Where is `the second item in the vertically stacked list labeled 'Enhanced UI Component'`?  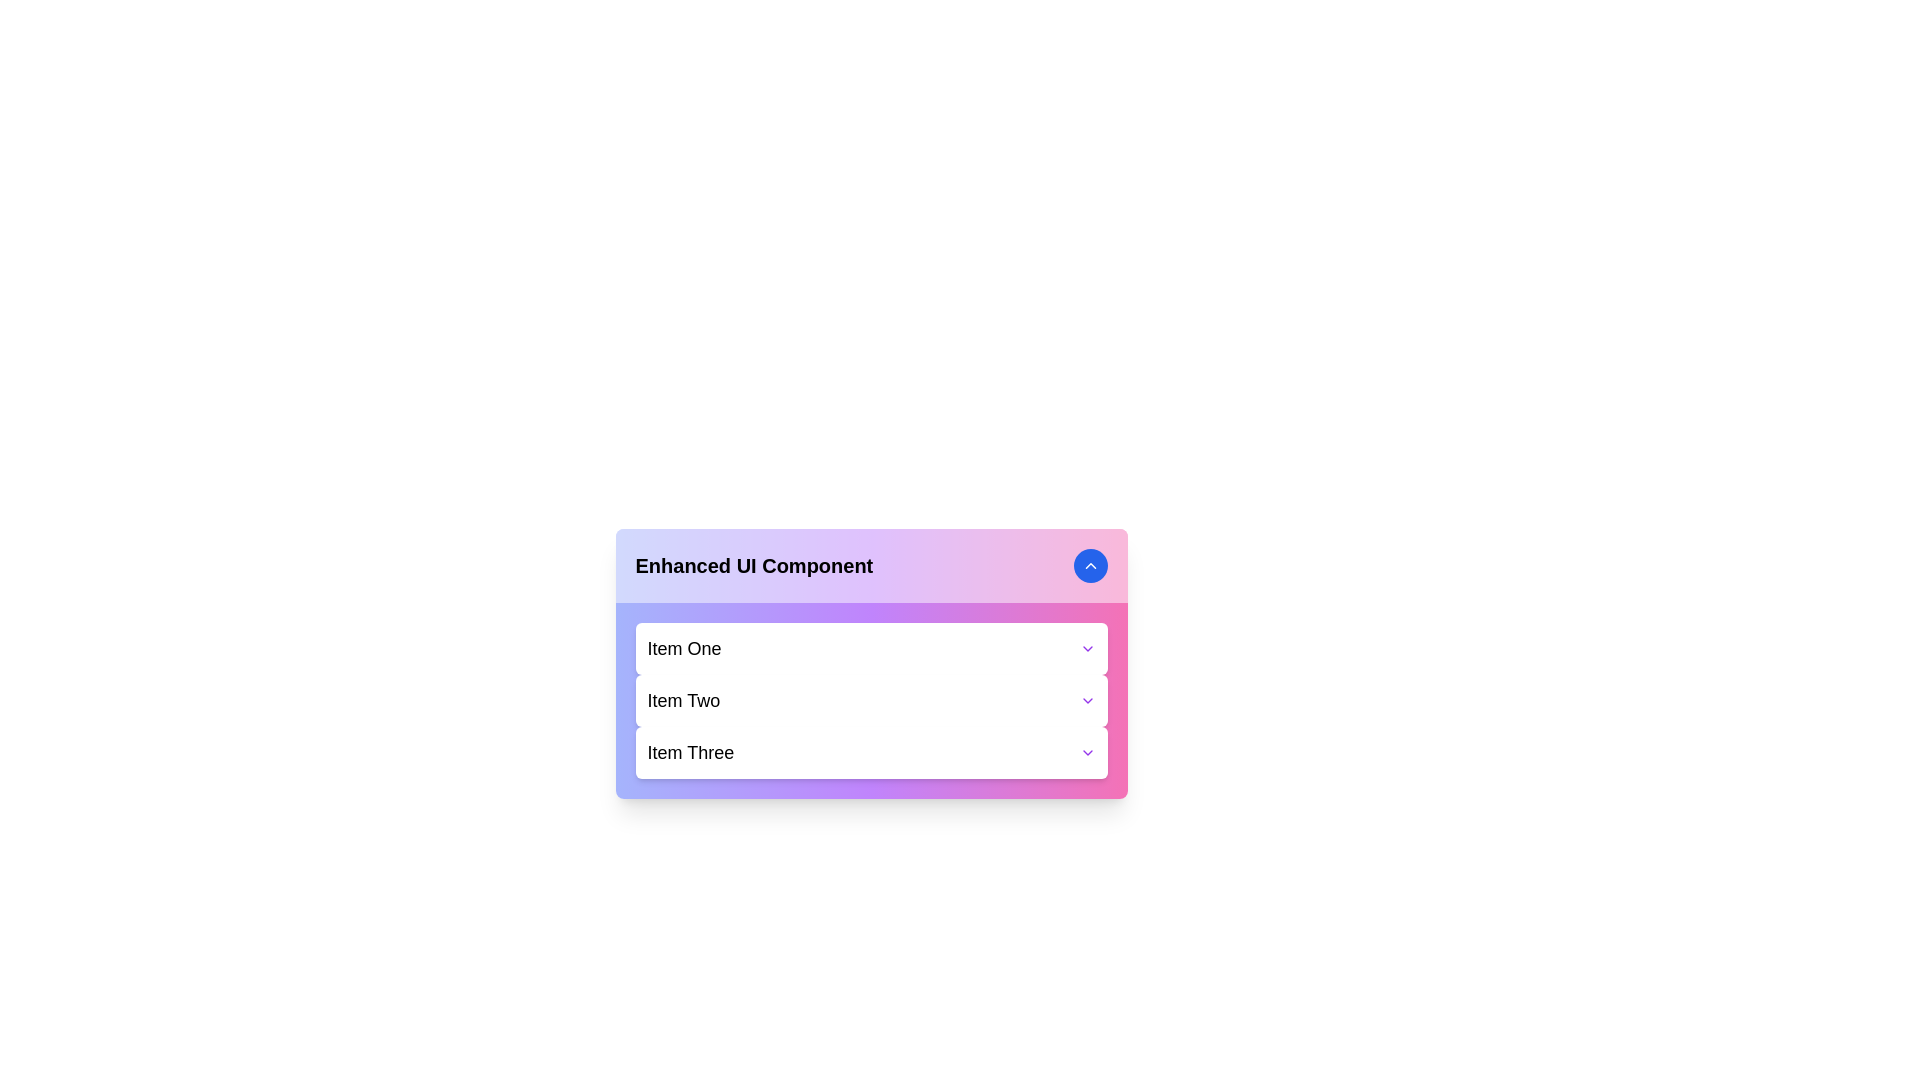
the second item in the vertically stacked list labeled 'Enhanced UI Component' is located at coordinates (871, 700).